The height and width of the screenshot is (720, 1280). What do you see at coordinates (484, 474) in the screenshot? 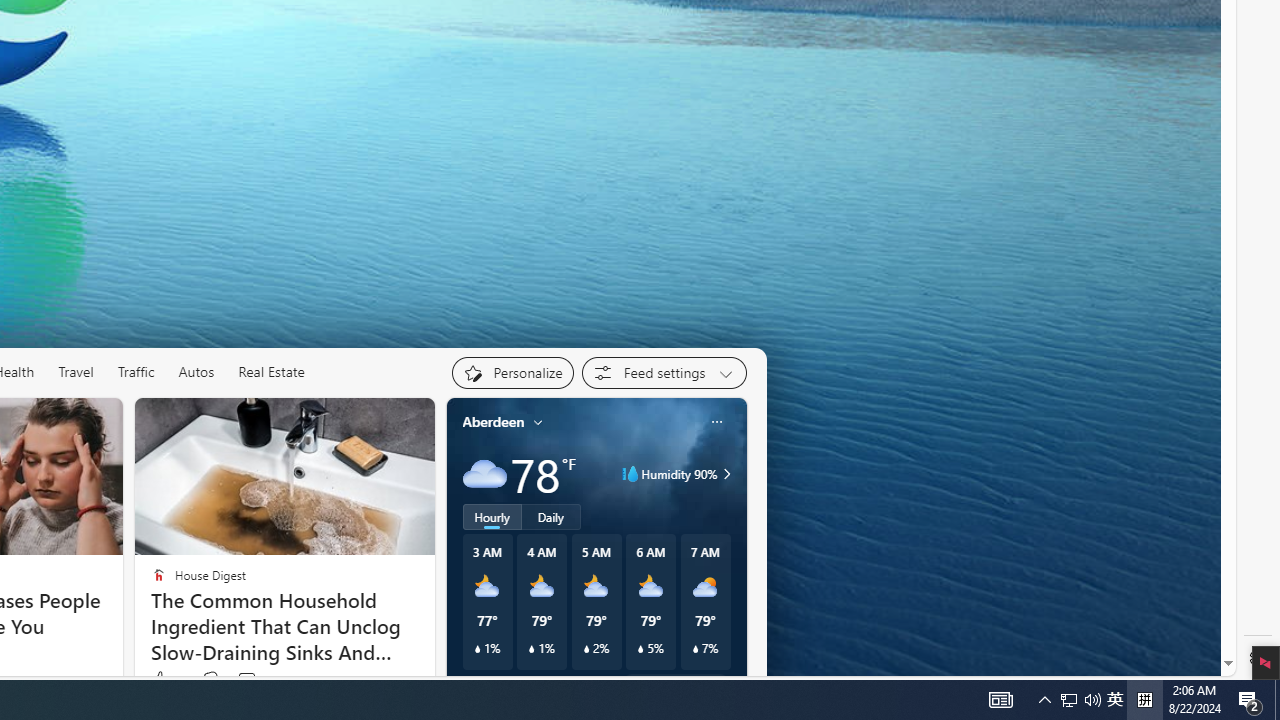
I see `'Cloudy'` at bounding box center [484, 474].